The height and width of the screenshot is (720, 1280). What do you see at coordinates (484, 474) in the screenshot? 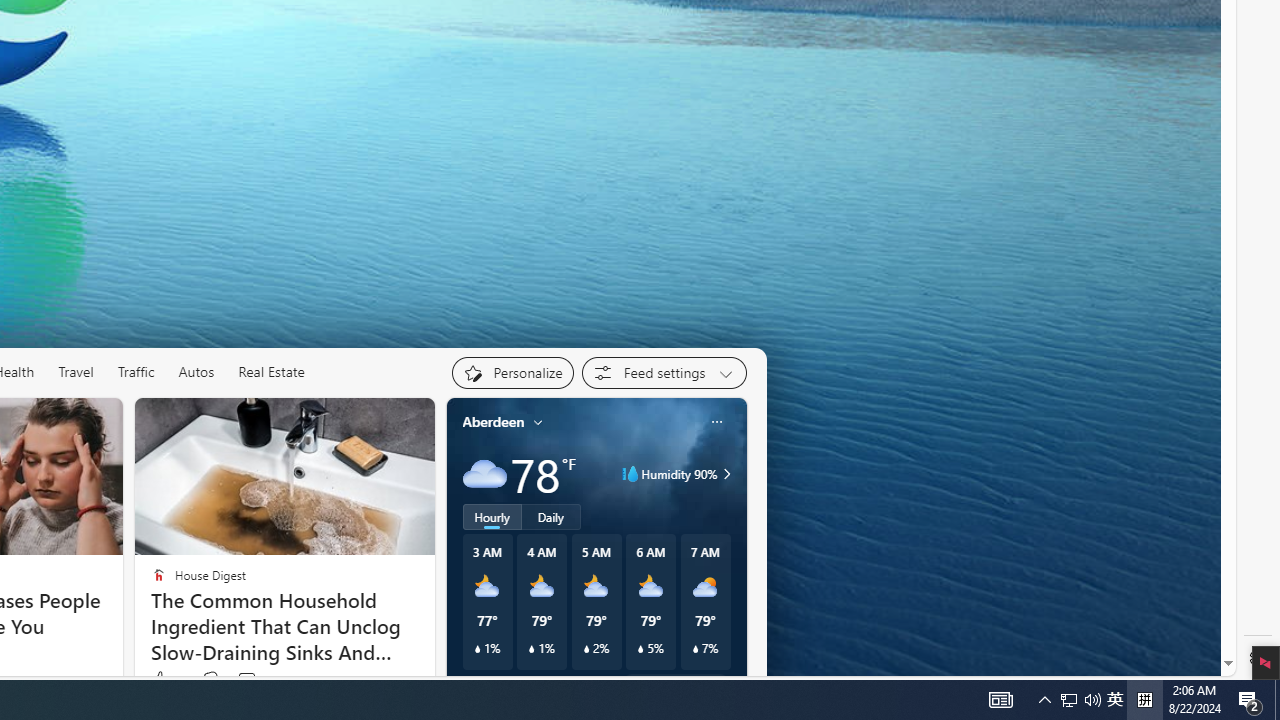
I see `'Cloudy'` at bounding box center [484, 474].